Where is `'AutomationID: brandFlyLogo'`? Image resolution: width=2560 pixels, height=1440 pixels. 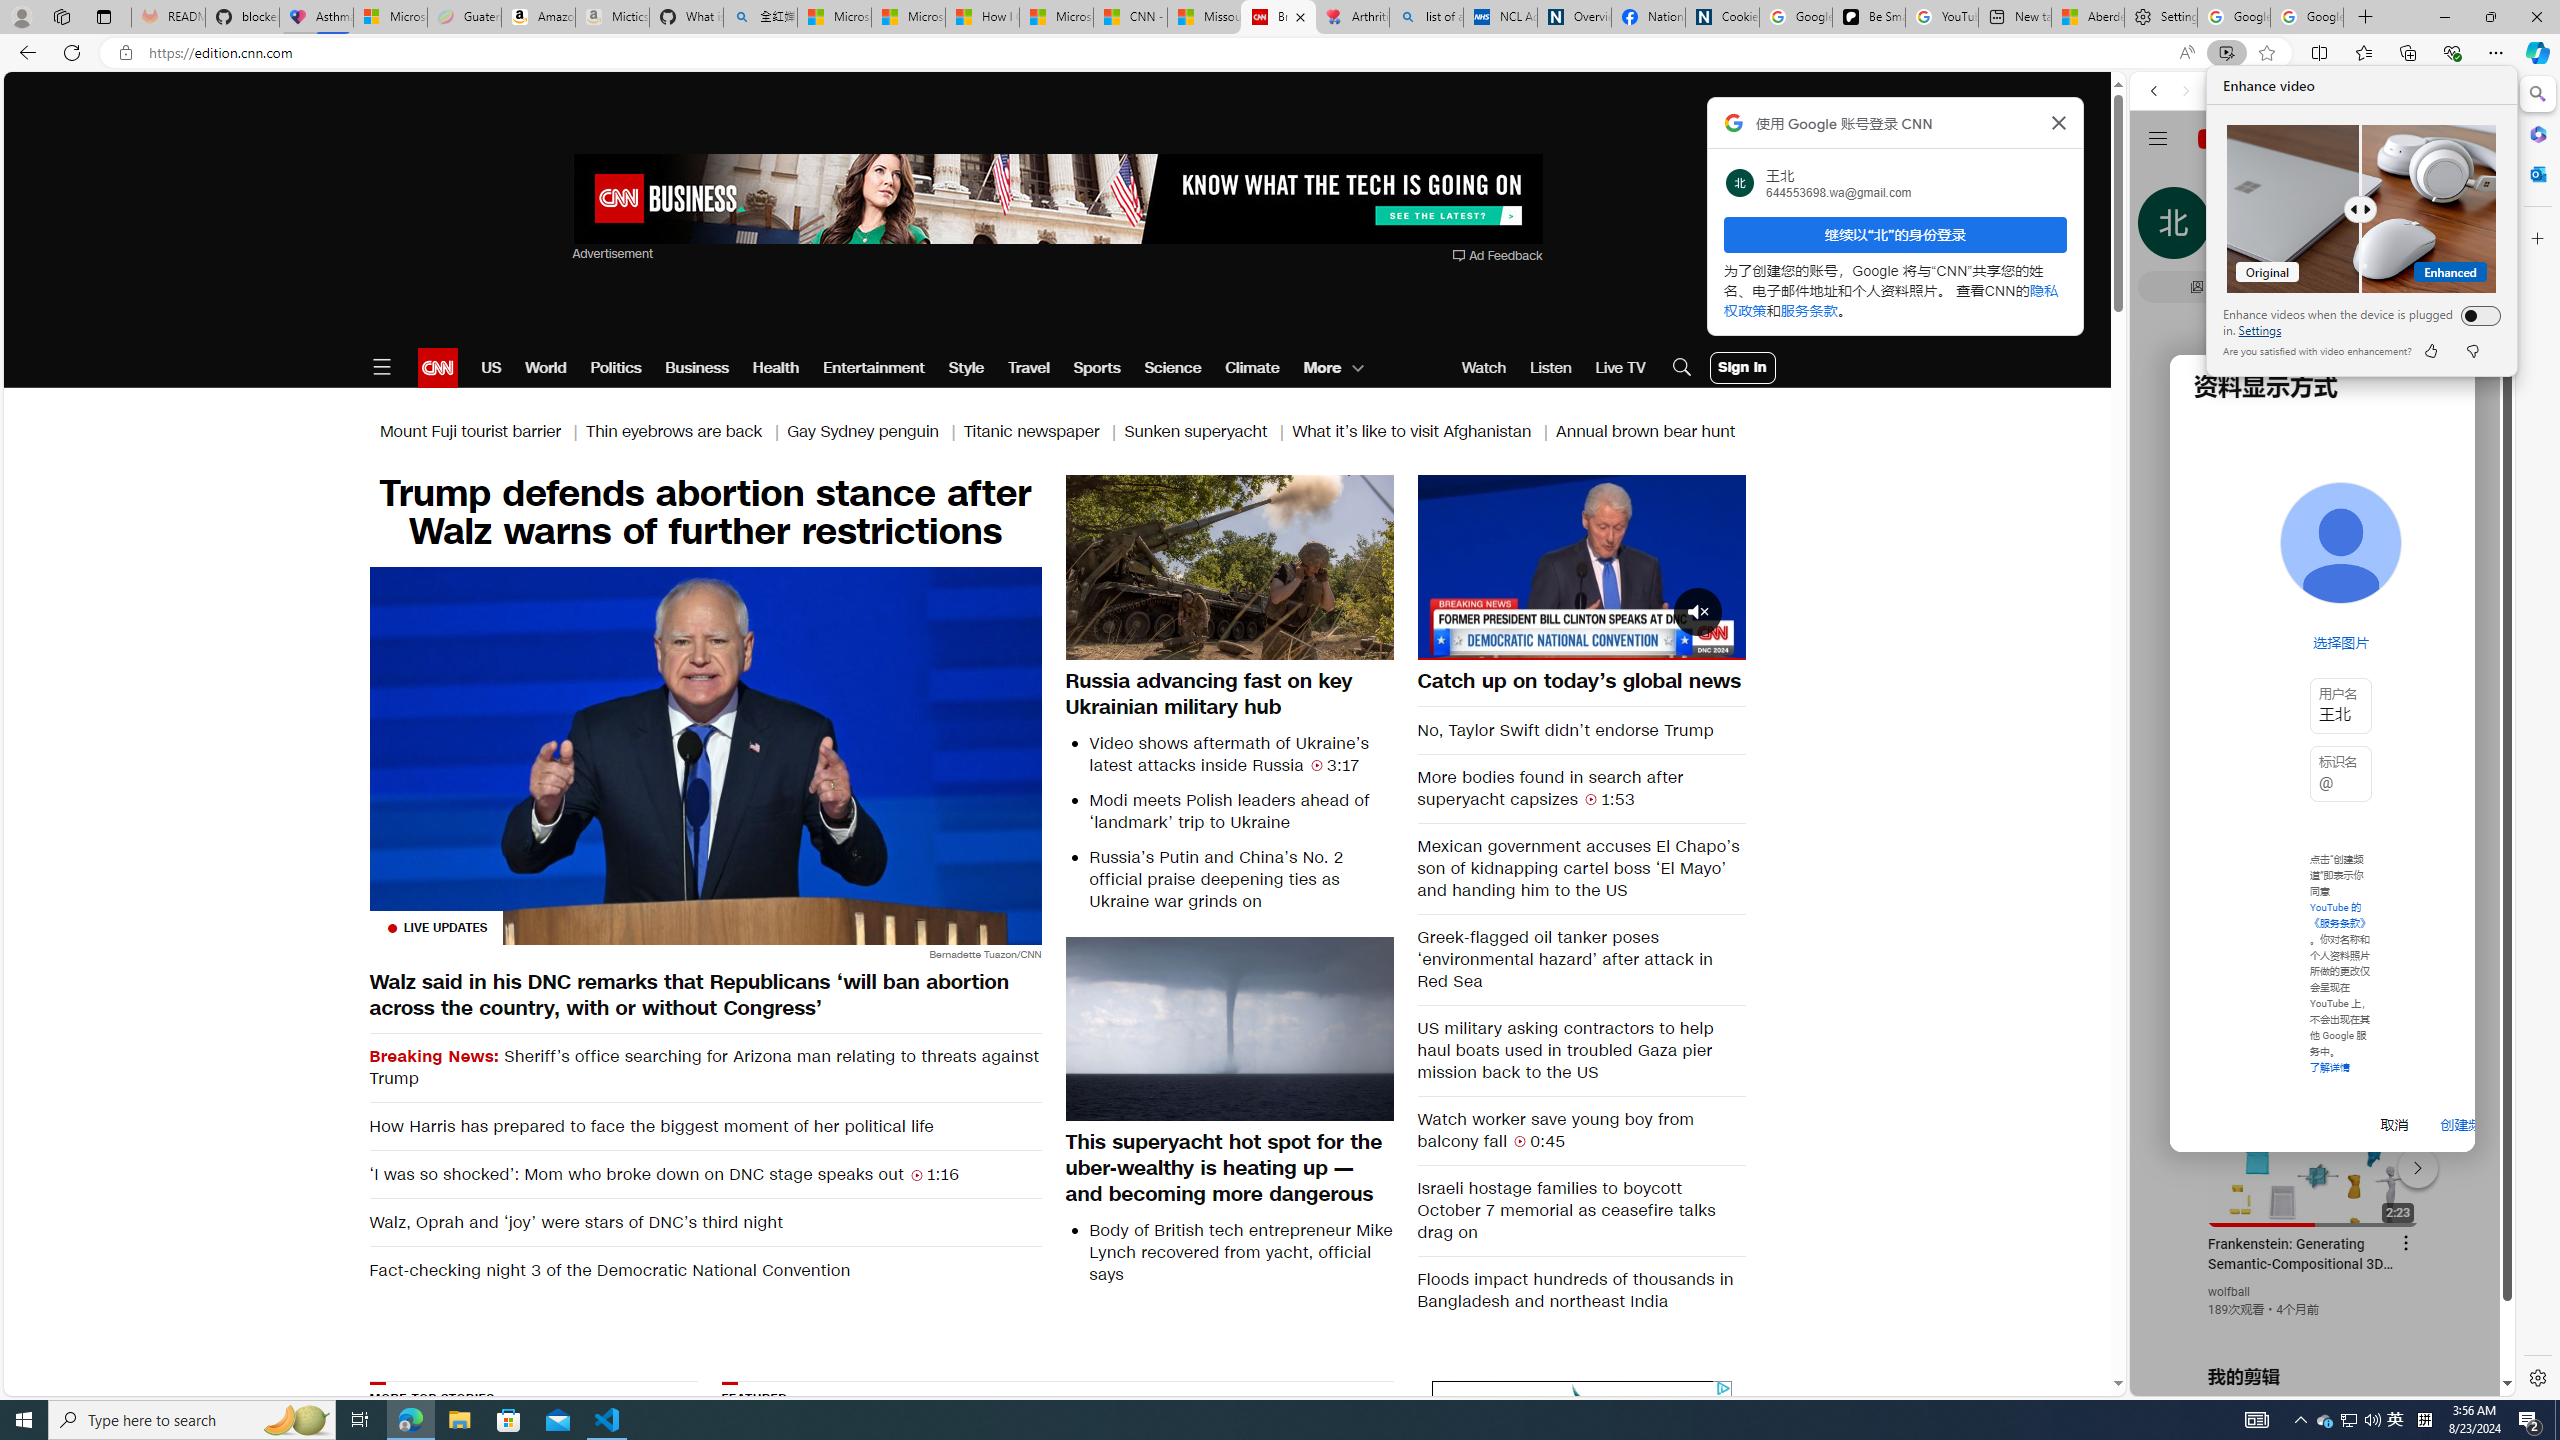
'AutomationID: brandFlyLogo' is located at coordinates (1581, 1397).